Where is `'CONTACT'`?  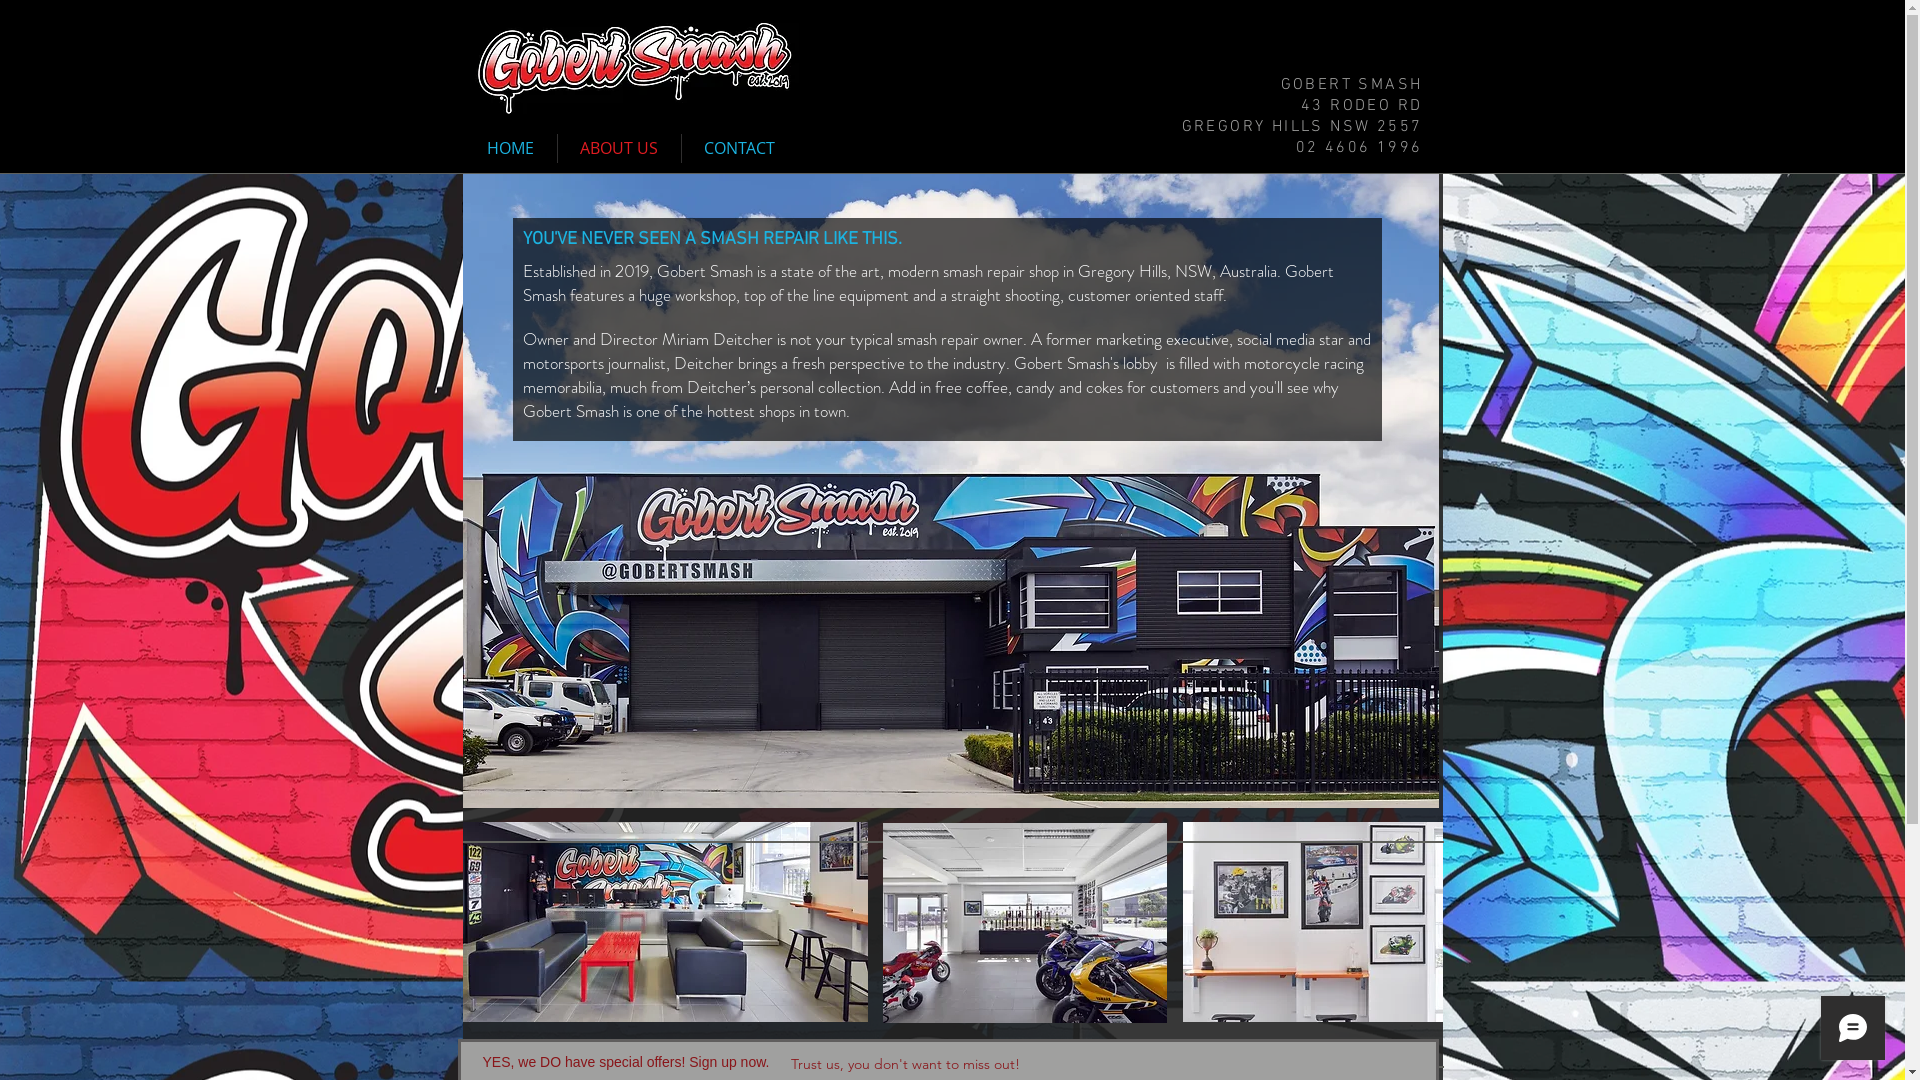 'CONTACT' is located at coordinates (738, 147).